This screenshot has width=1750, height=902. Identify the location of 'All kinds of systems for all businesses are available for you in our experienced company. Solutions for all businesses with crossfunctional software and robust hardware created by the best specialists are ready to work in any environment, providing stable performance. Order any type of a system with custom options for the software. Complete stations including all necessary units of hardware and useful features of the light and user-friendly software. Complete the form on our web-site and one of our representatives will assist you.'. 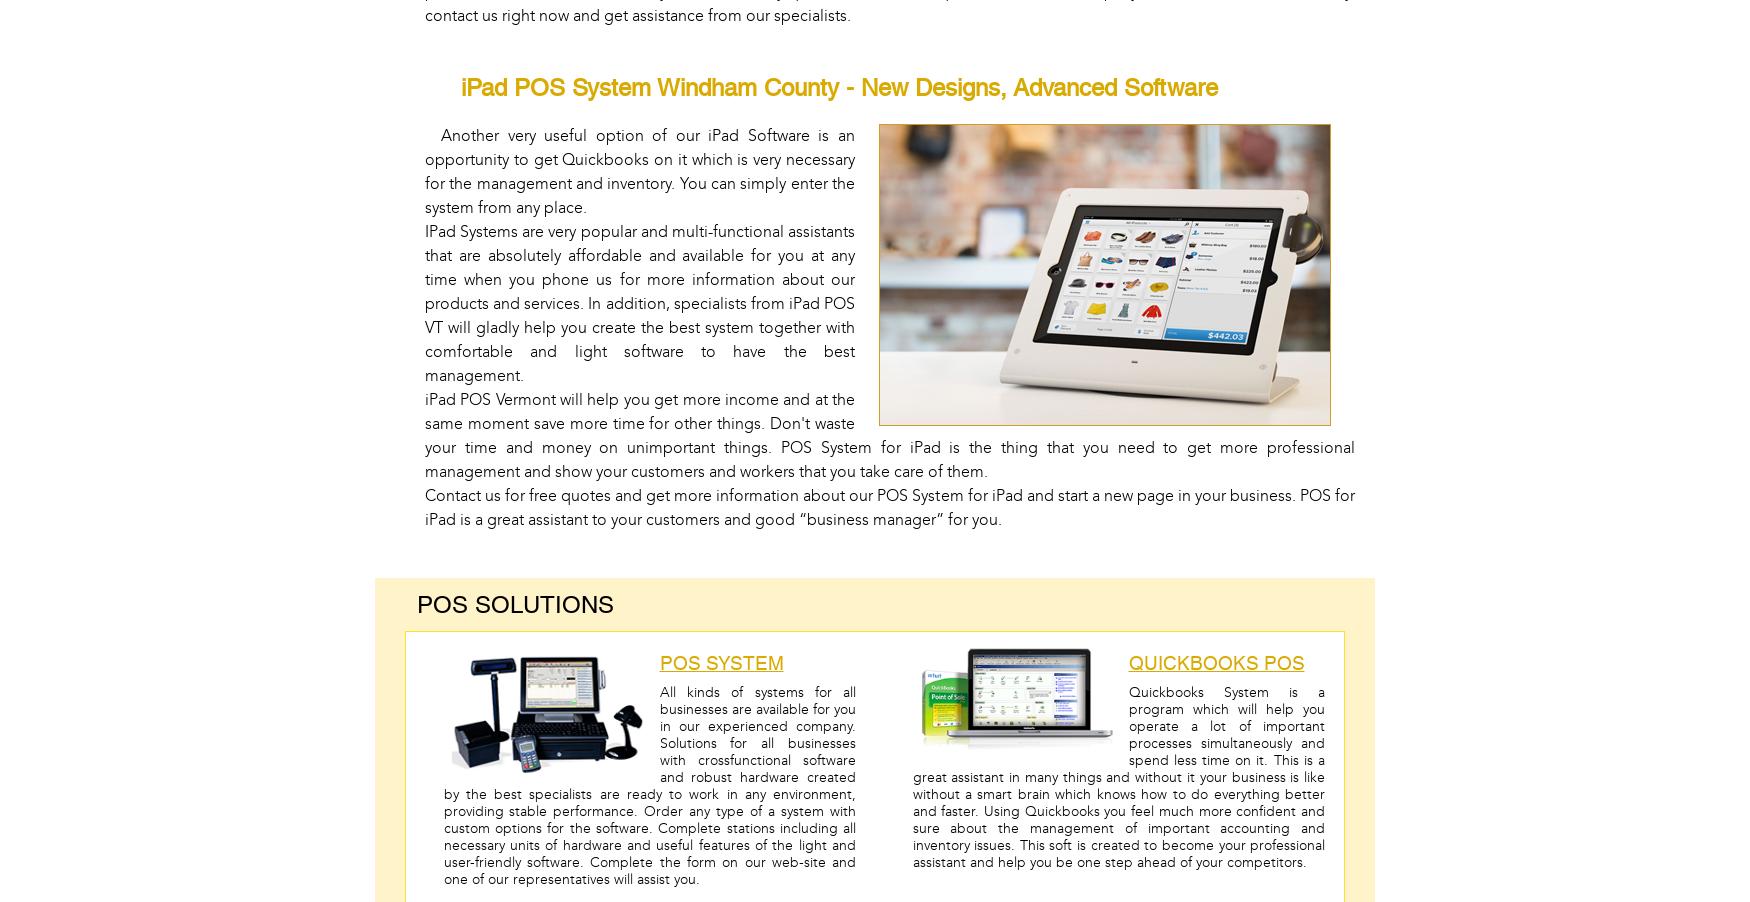
(442, 785).